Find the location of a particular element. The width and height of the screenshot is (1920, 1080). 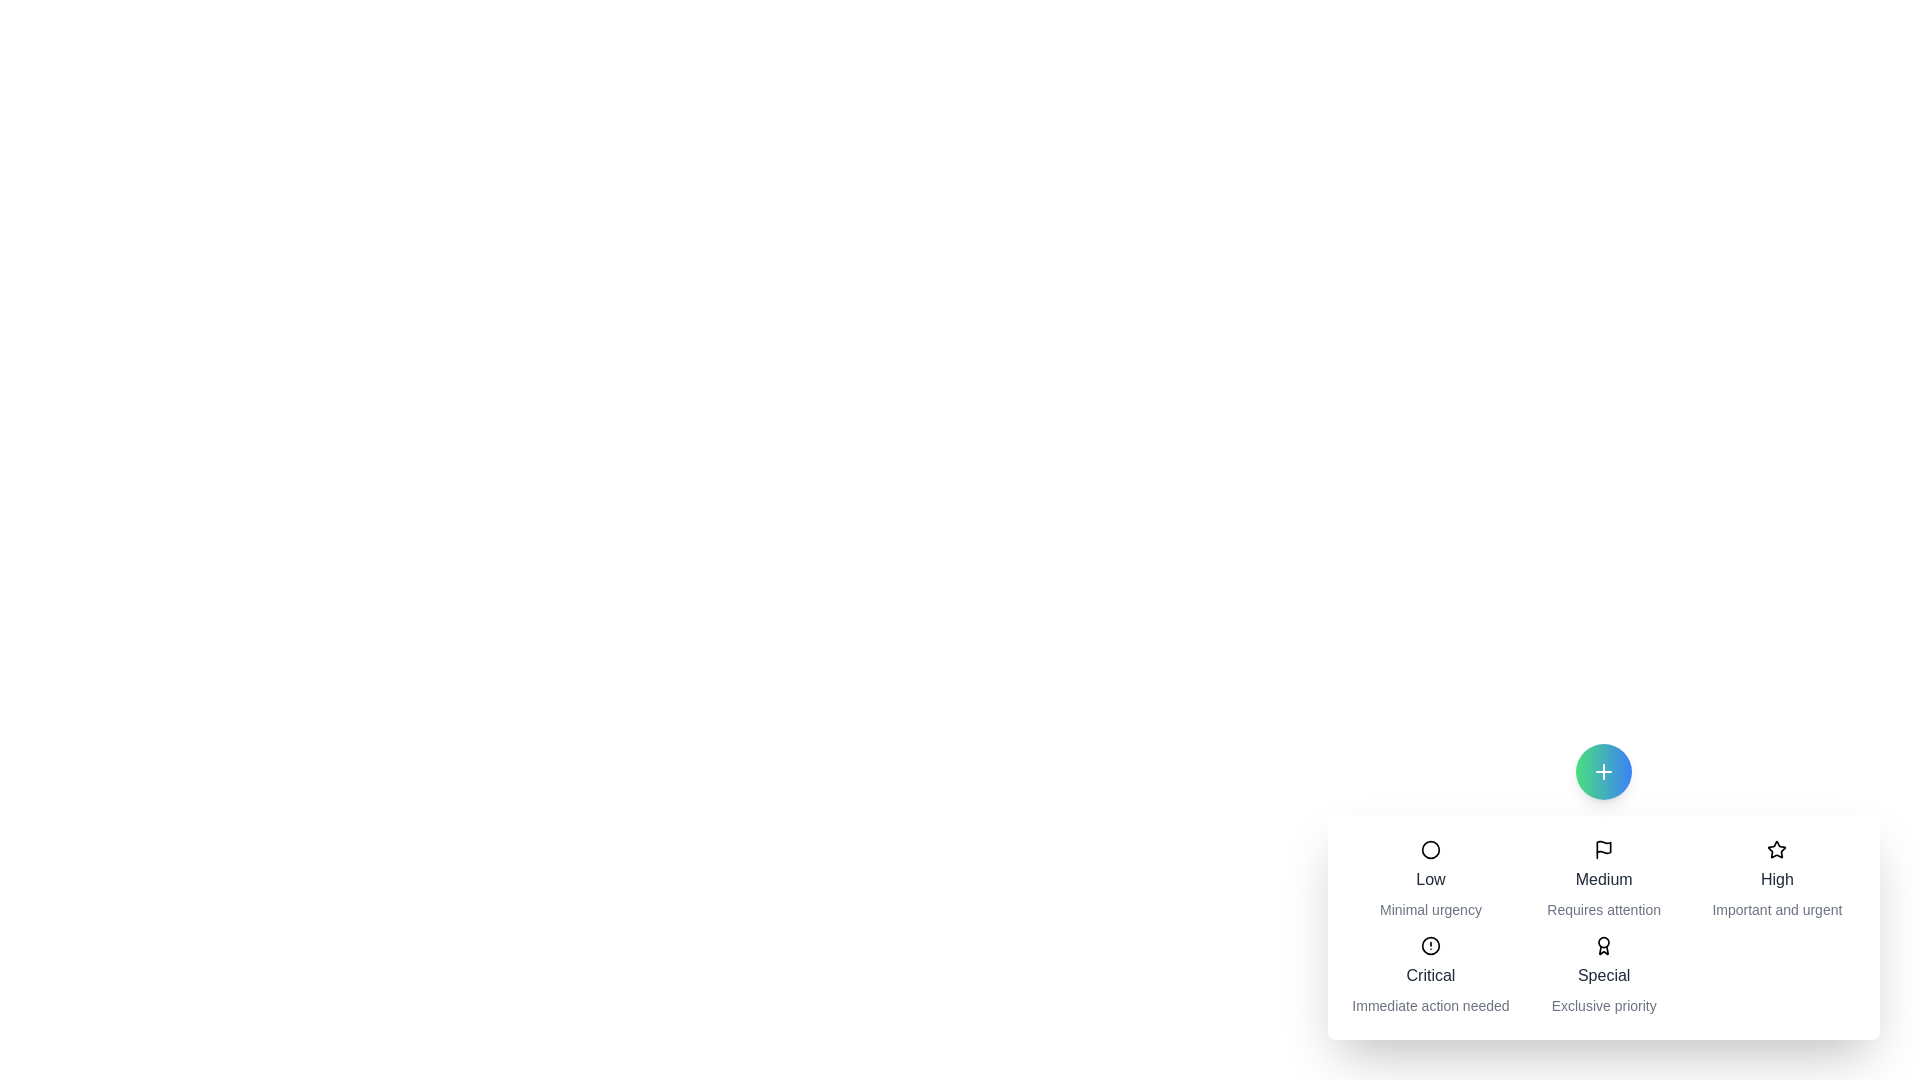

the priority option Medium from the menu is located at coordinates (1604, 878).